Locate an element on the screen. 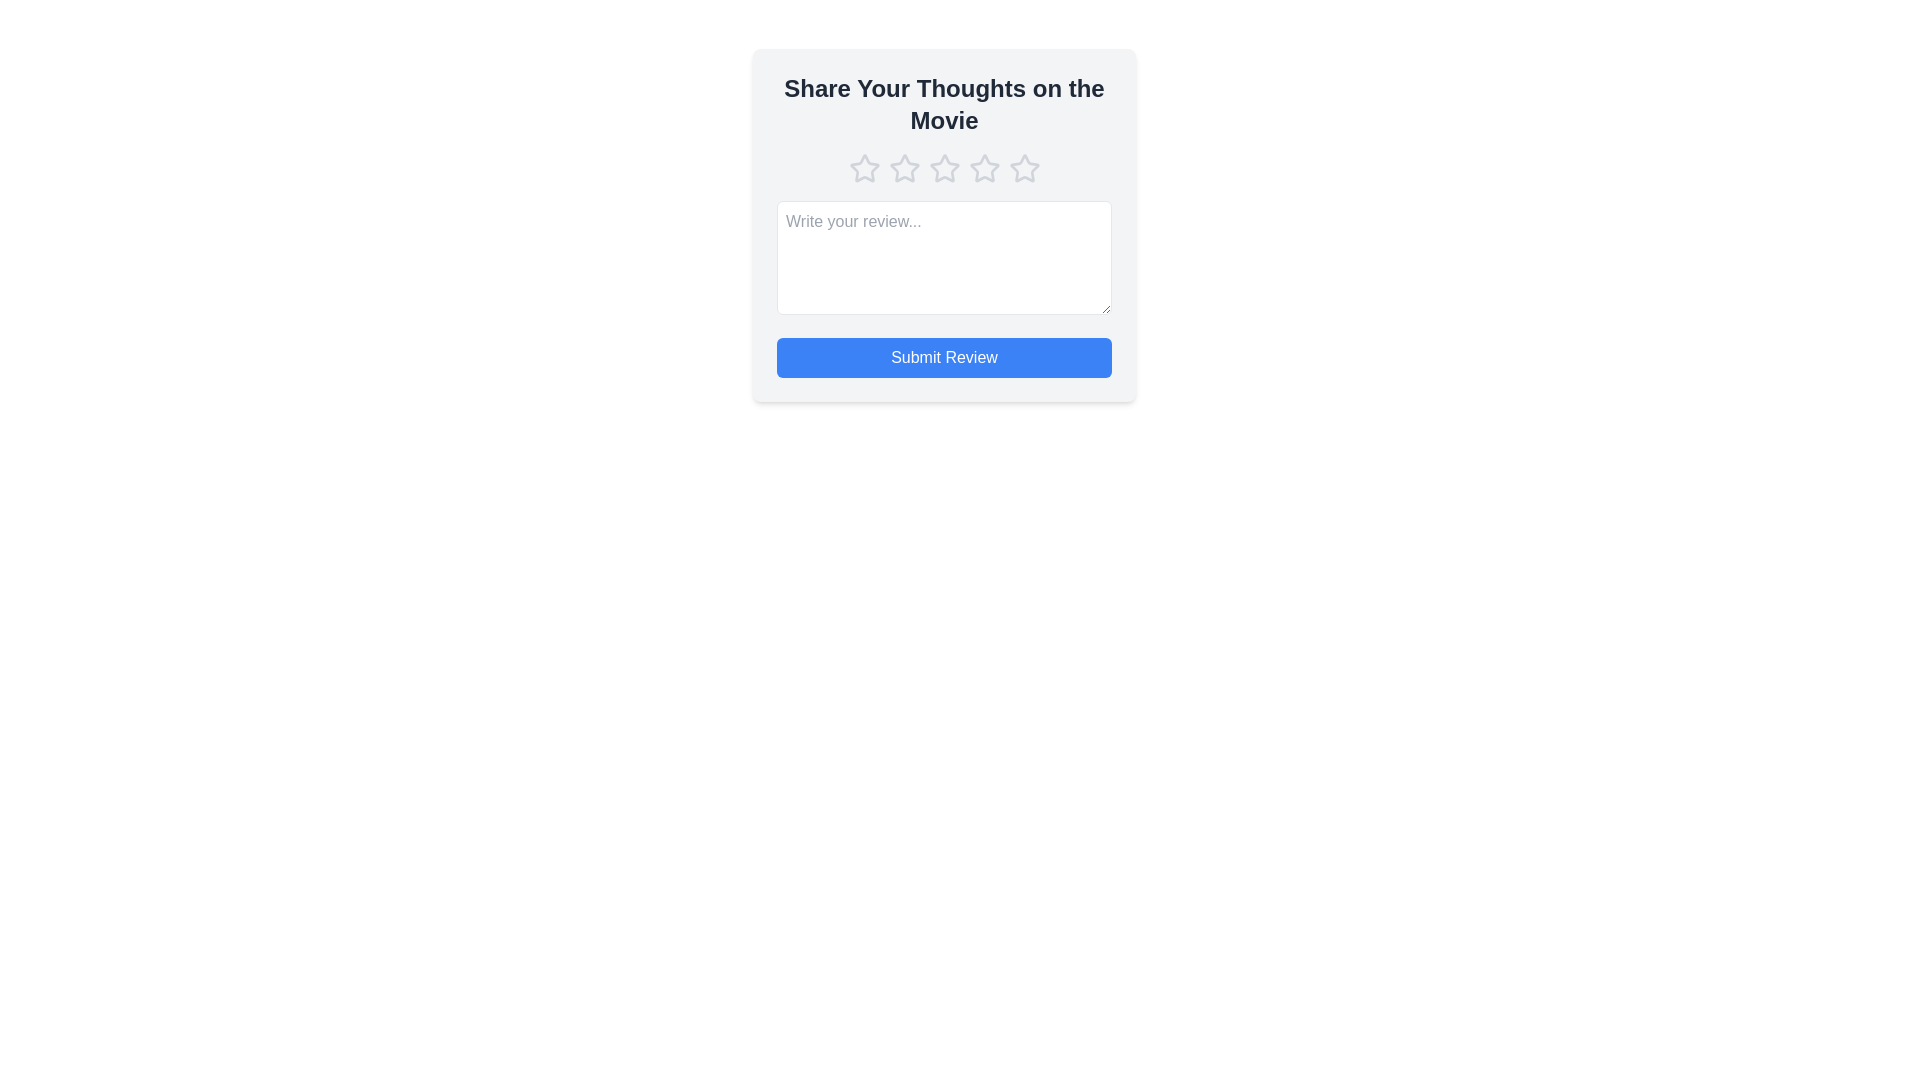 The image size is (1920, 1080). the fourth gray outlined star icon in the rating interface is located at coordinates (984, 168).